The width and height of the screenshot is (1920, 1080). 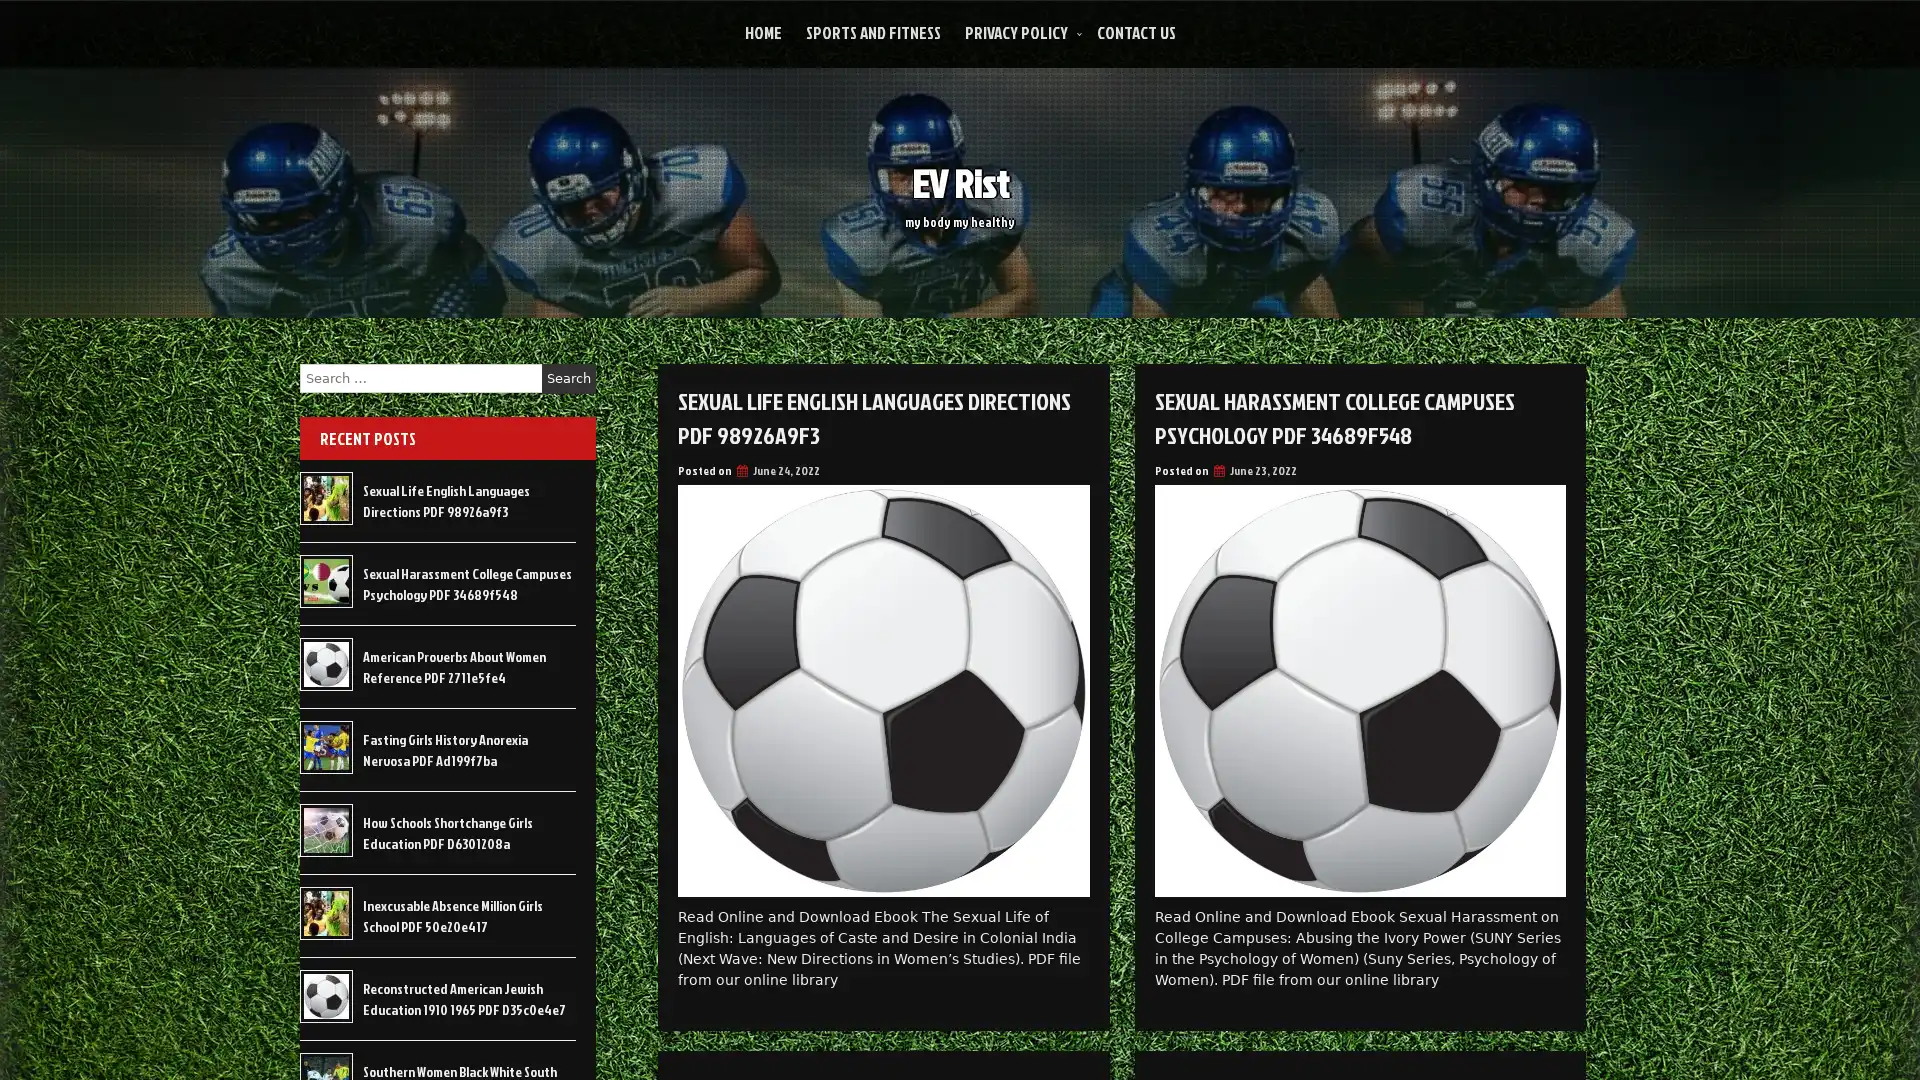 What do you see at coordinates (568, 378) in the screenshot?
I see `Search` at bounding box center [568, 378].